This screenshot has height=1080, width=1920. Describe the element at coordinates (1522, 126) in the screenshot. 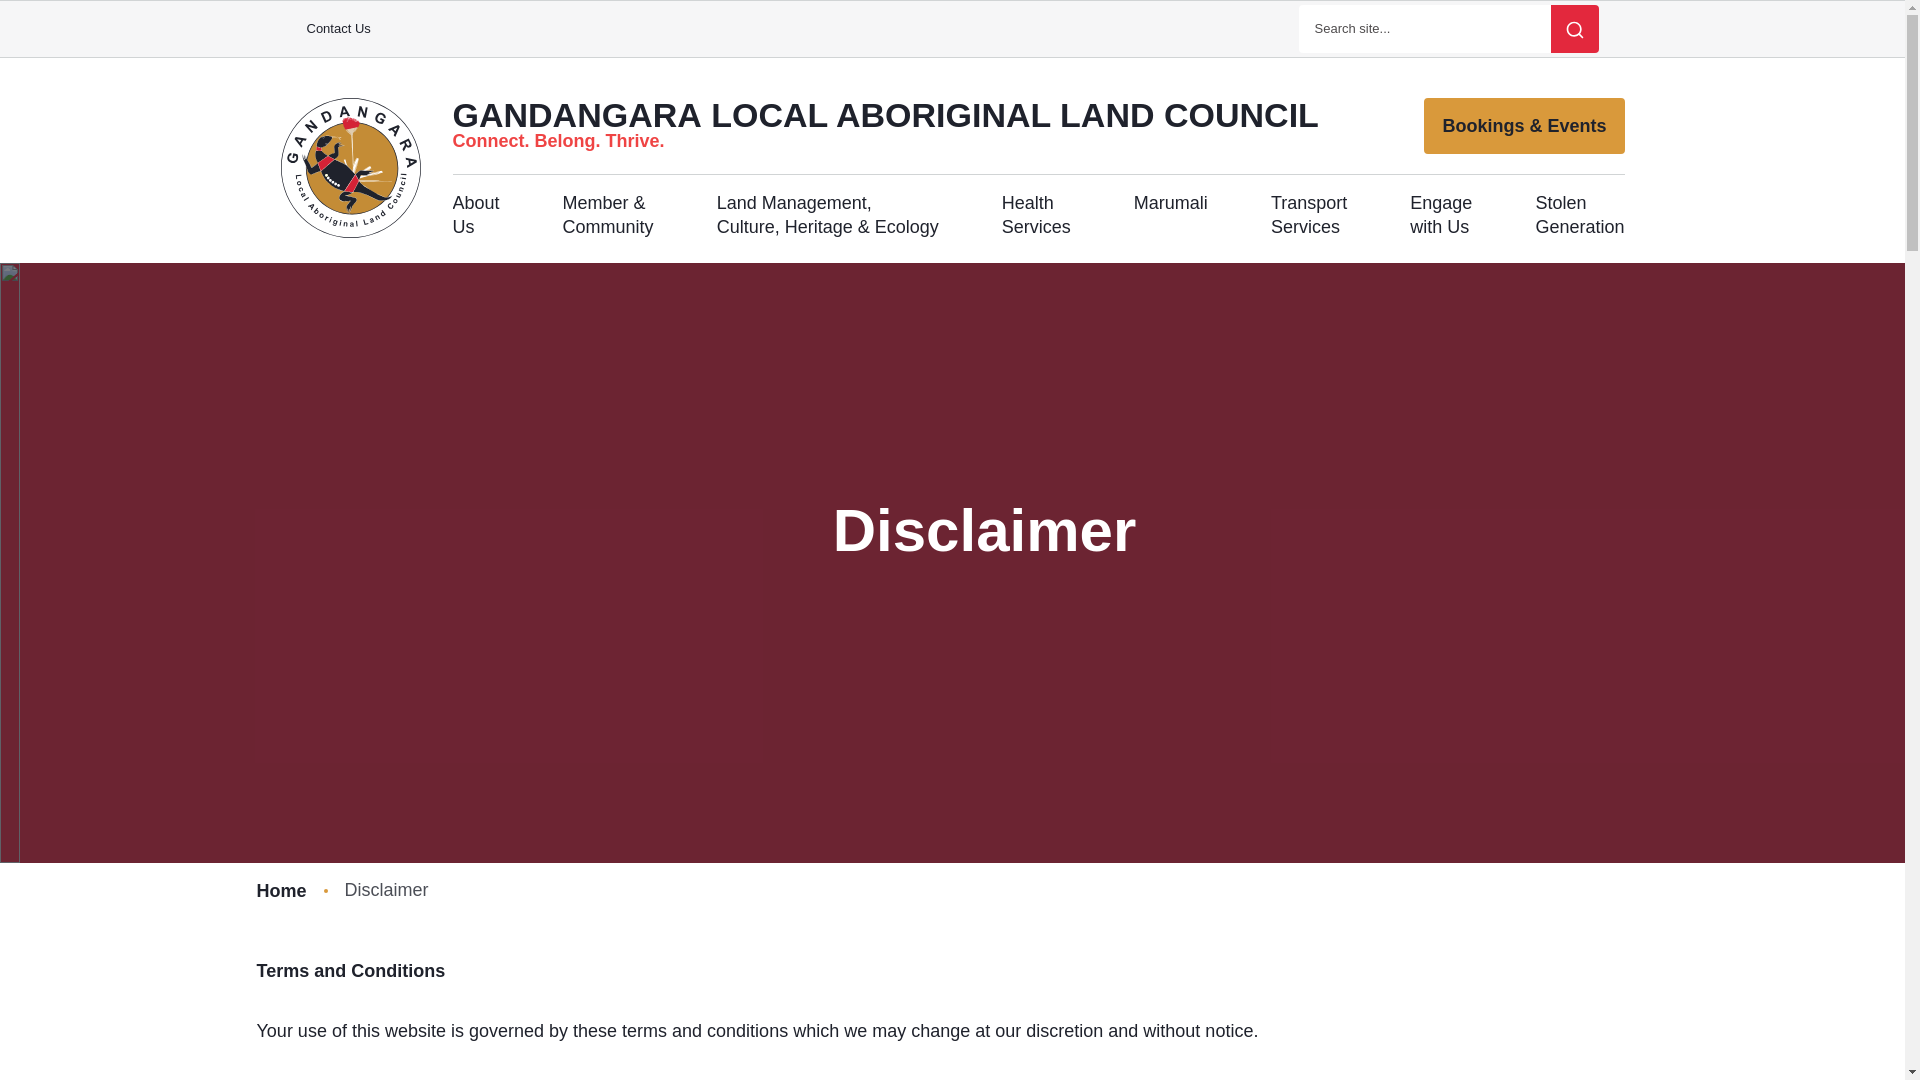

I see `'Bookings & Events'` at that location.